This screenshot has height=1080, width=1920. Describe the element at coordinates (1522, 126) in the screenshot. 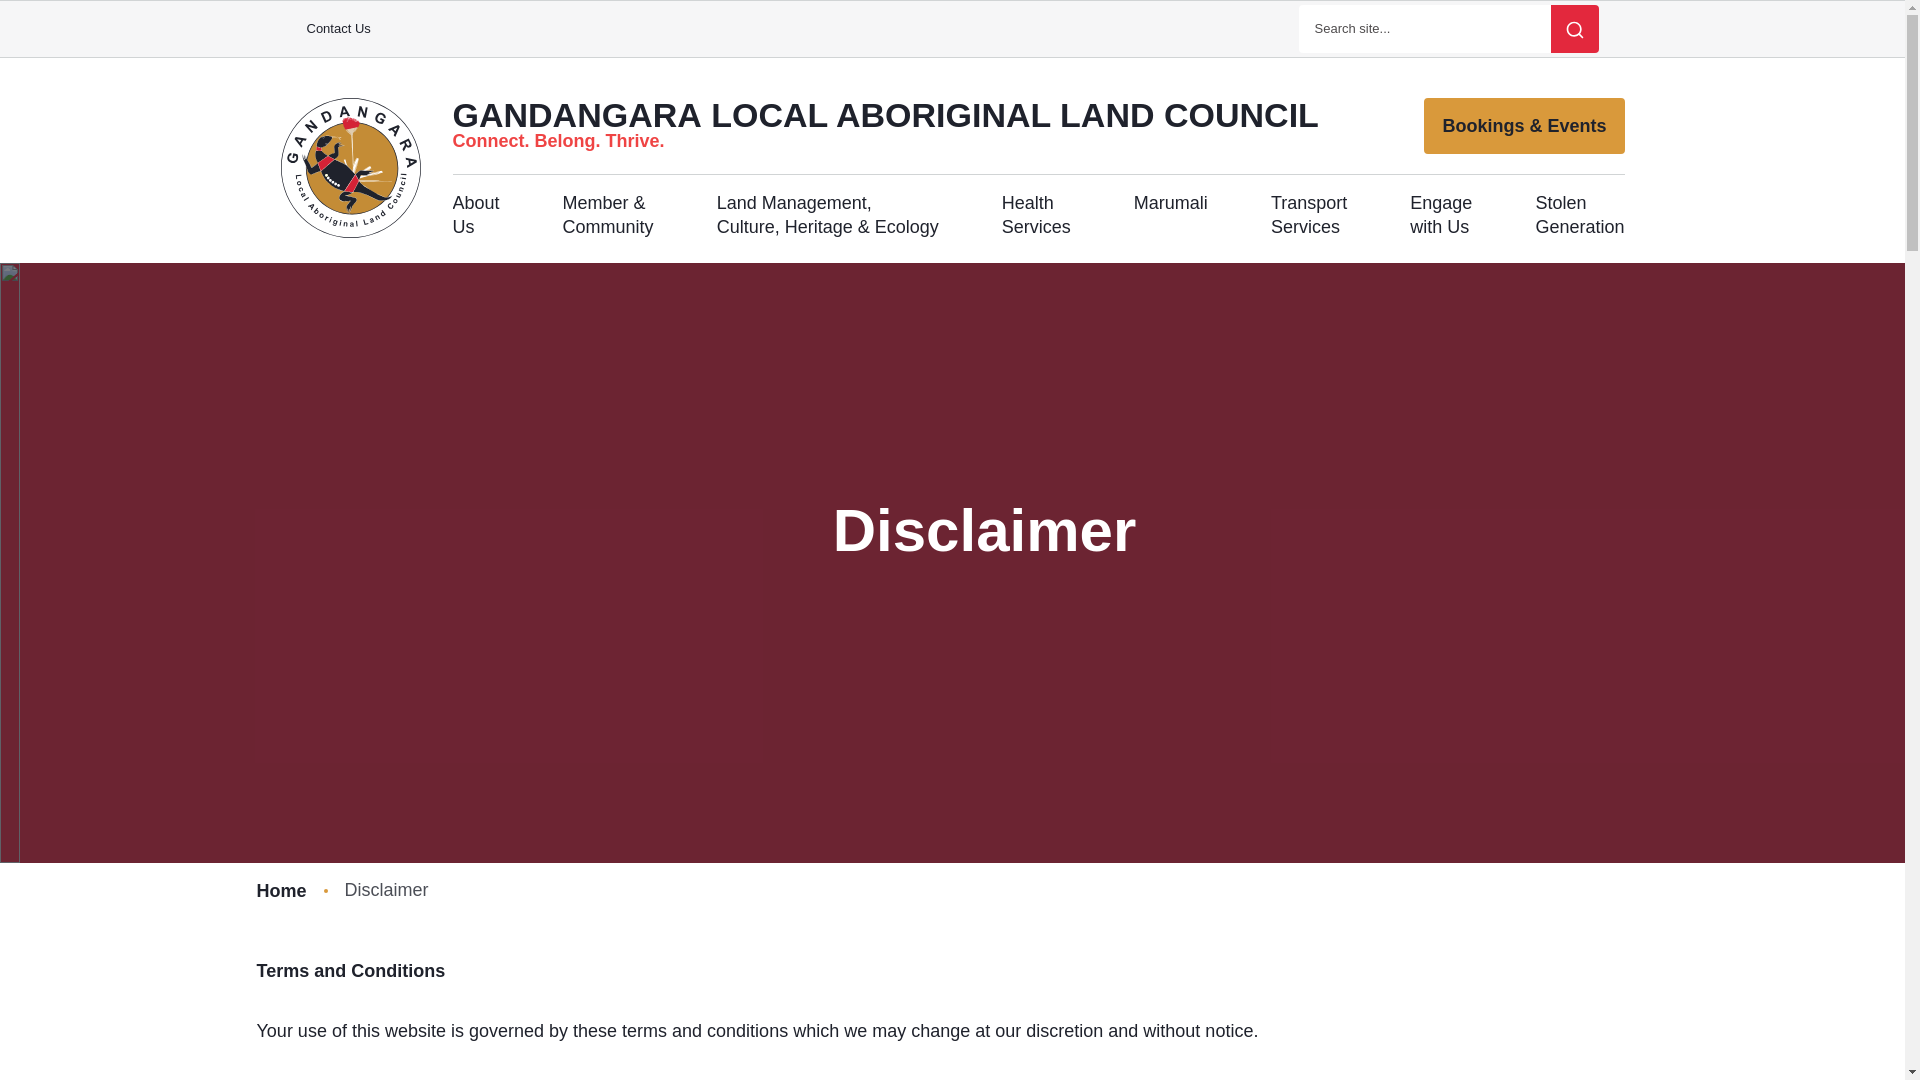

I see `'Bookings & Events'` at that location.